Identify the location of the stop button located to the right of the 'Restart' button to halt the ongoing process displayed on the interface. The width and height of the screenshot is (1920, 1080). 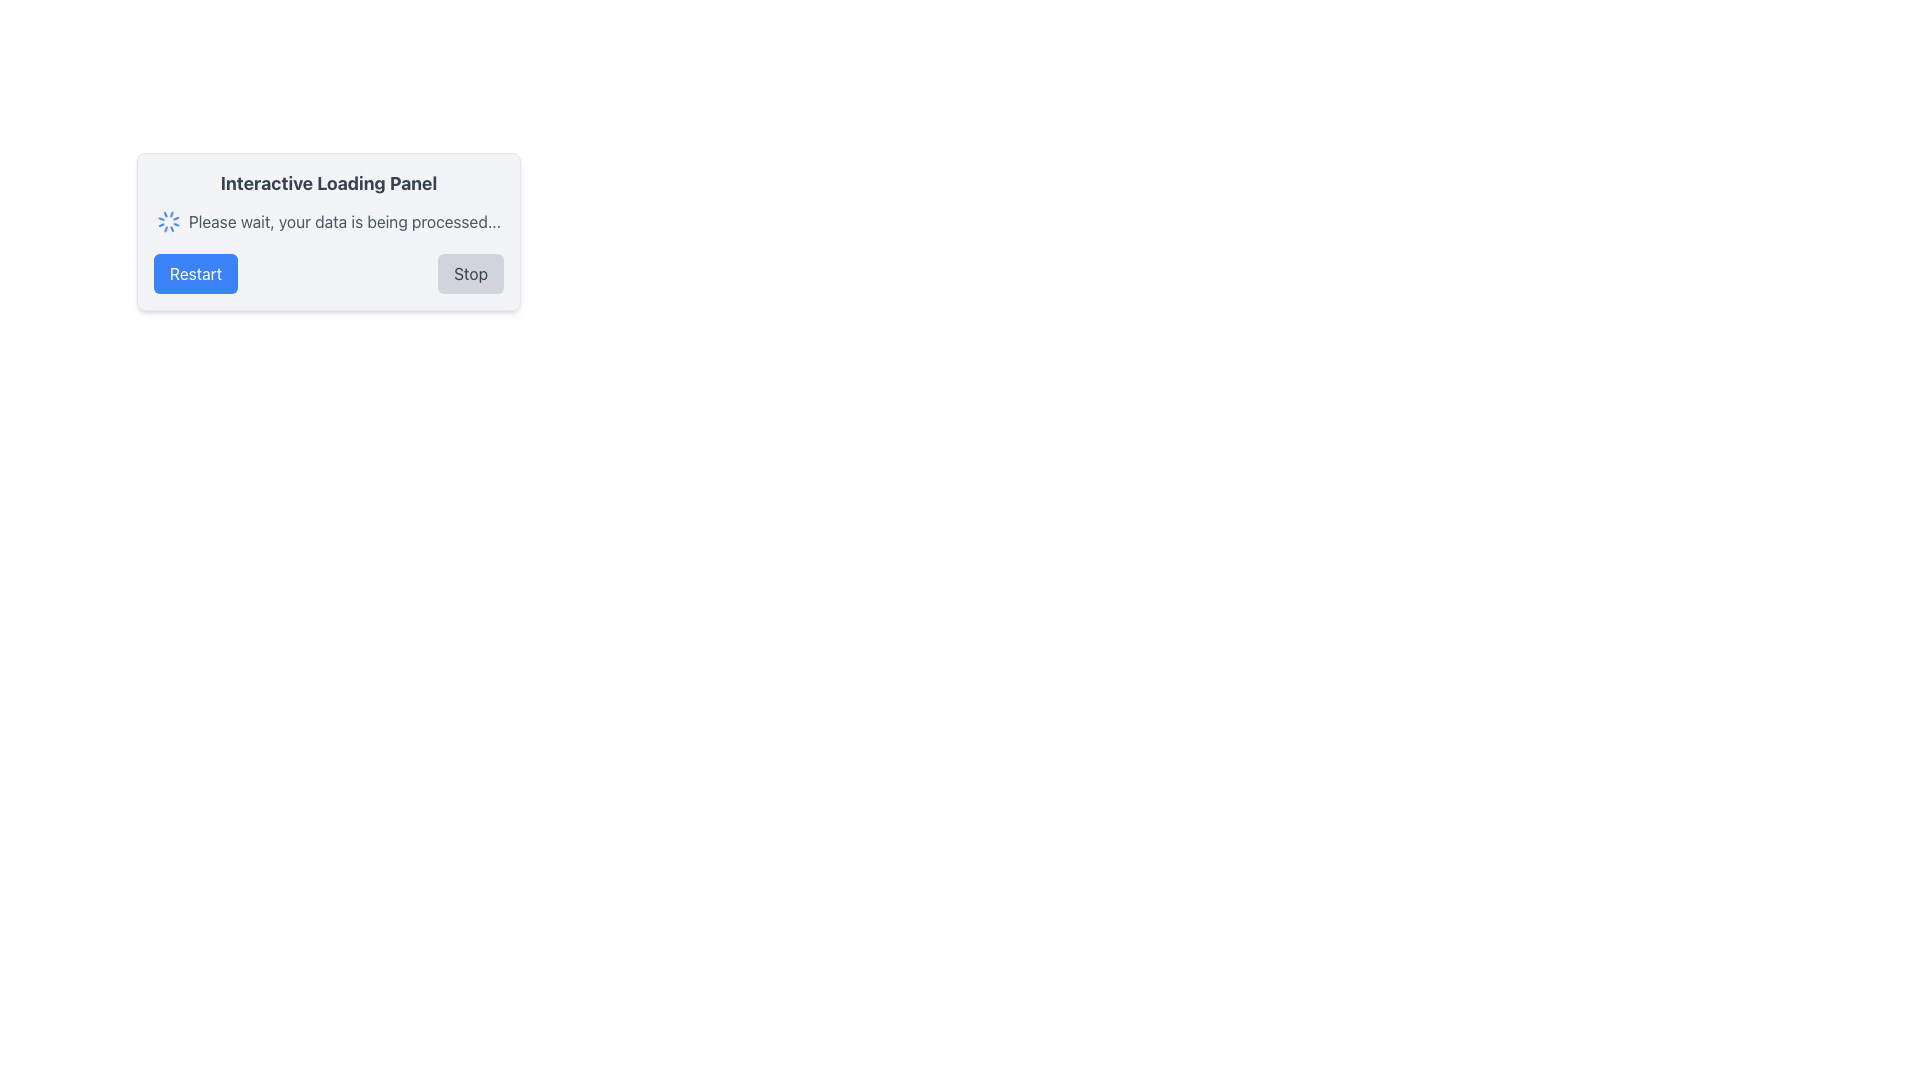
(469, 273).